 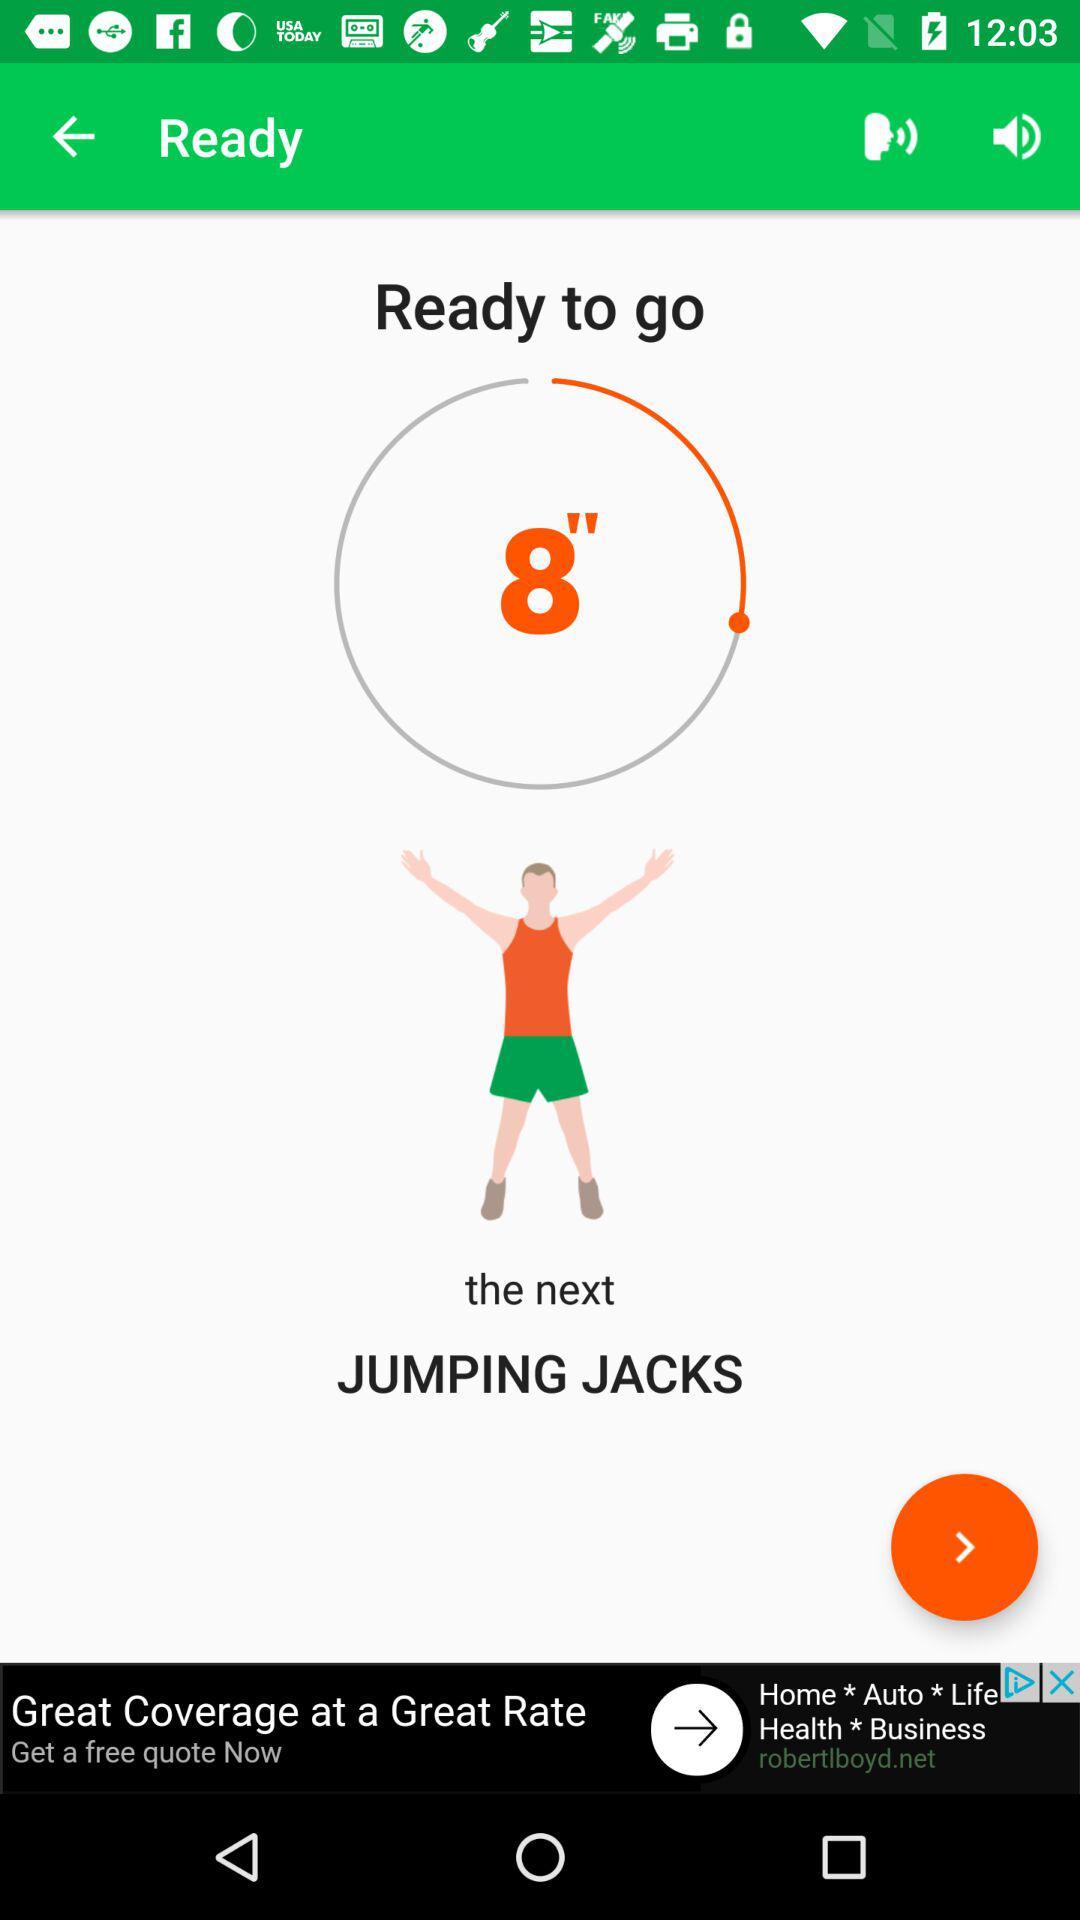 I want to click on the arrow_forward icon, so click(x=963, y=1546).